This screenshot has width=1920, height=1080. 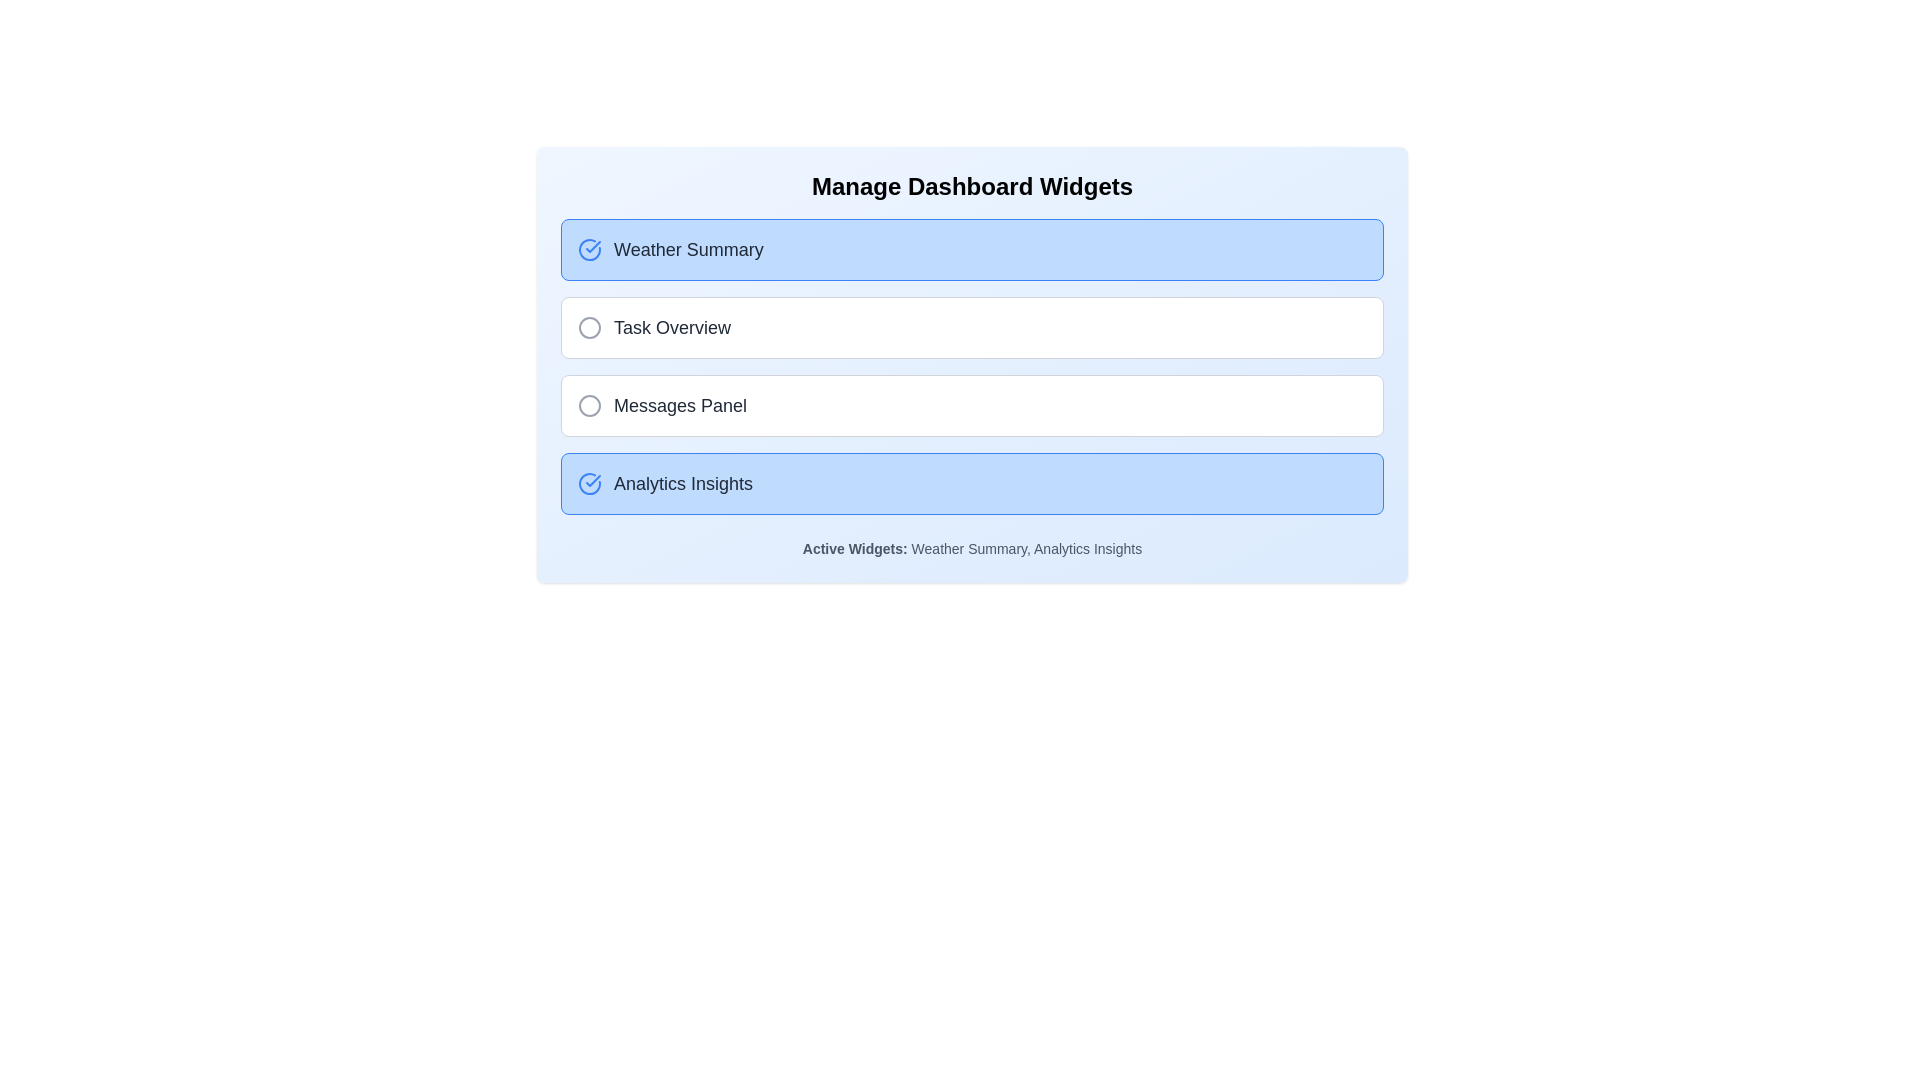 I want to click on the blue checkmark icon located to the left of the 'Weather Summary' text in the first option of the vertical list of dashboard widget options, so click(x=589, y=249).